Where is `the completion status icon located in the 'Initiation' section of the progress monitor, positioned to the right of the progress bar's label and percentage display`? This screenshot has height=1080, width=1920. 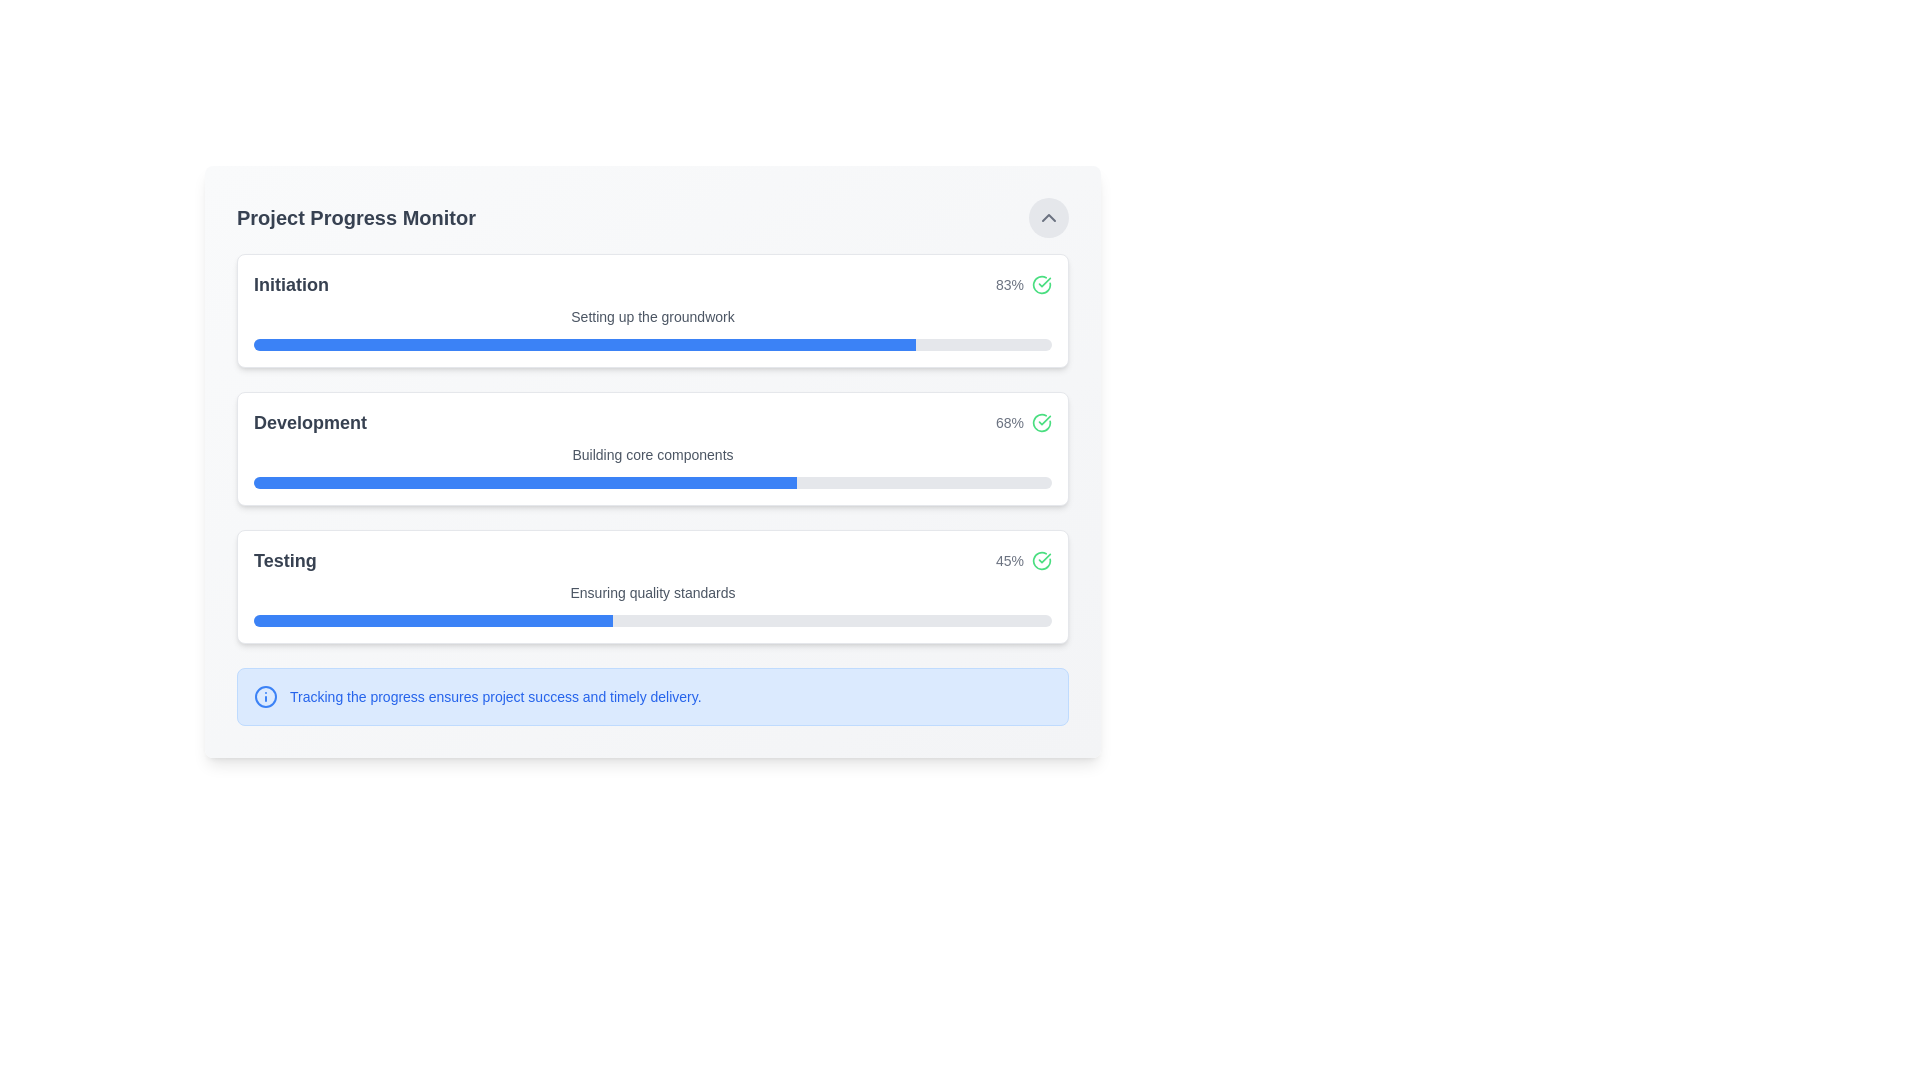
the completion status icon located in the 'Initiation' section of the progress monitor, positioned to the right of the progress bar's label and percentage display is located at coordinates (1040, 285).